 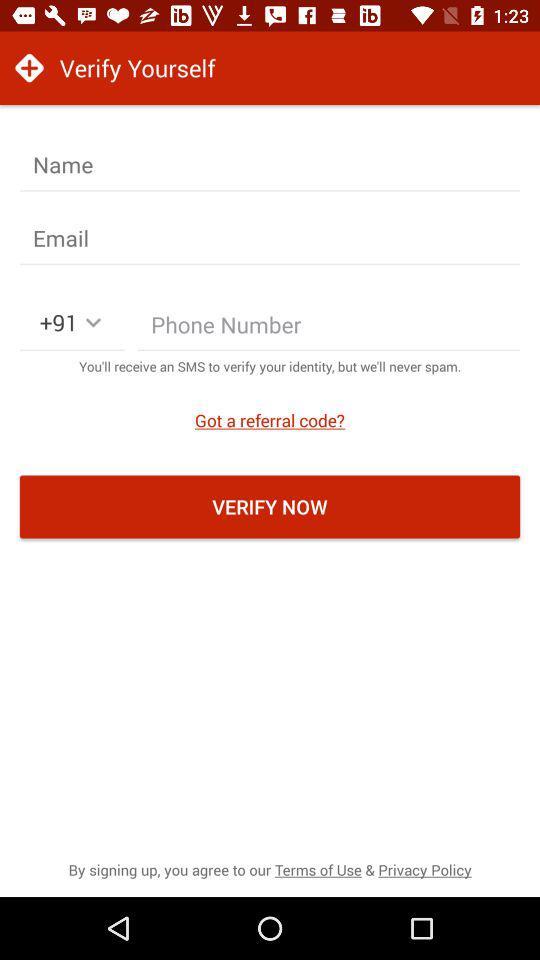 What do you see at coordinates (270, 419) in the screenshot?
I see `the icon above the verify now icon` at bounding box center [270, 419].